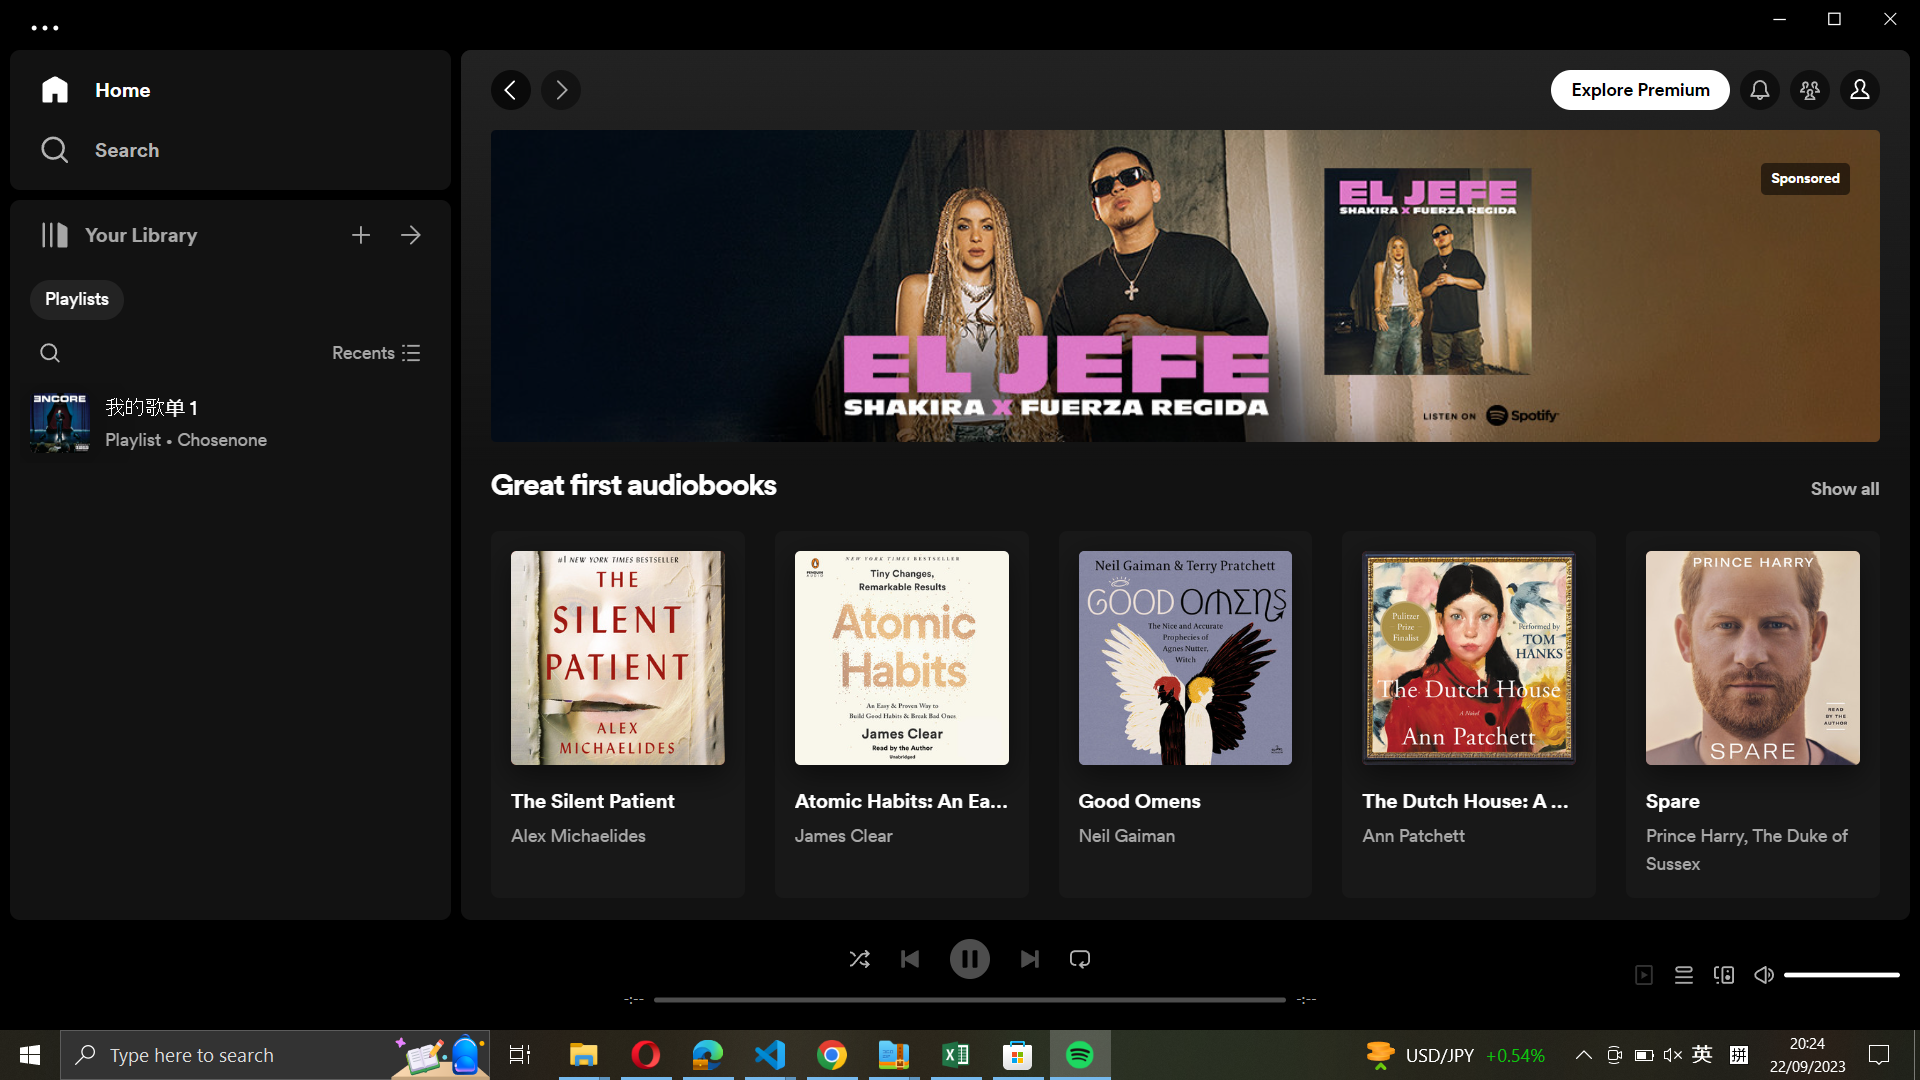 Image resolution: width=1920 pixels, height=1080 pixels. Describe the element at coordinates (1791, 973) in the screenshot. I see `Decrease the audio amplitude` at that location.